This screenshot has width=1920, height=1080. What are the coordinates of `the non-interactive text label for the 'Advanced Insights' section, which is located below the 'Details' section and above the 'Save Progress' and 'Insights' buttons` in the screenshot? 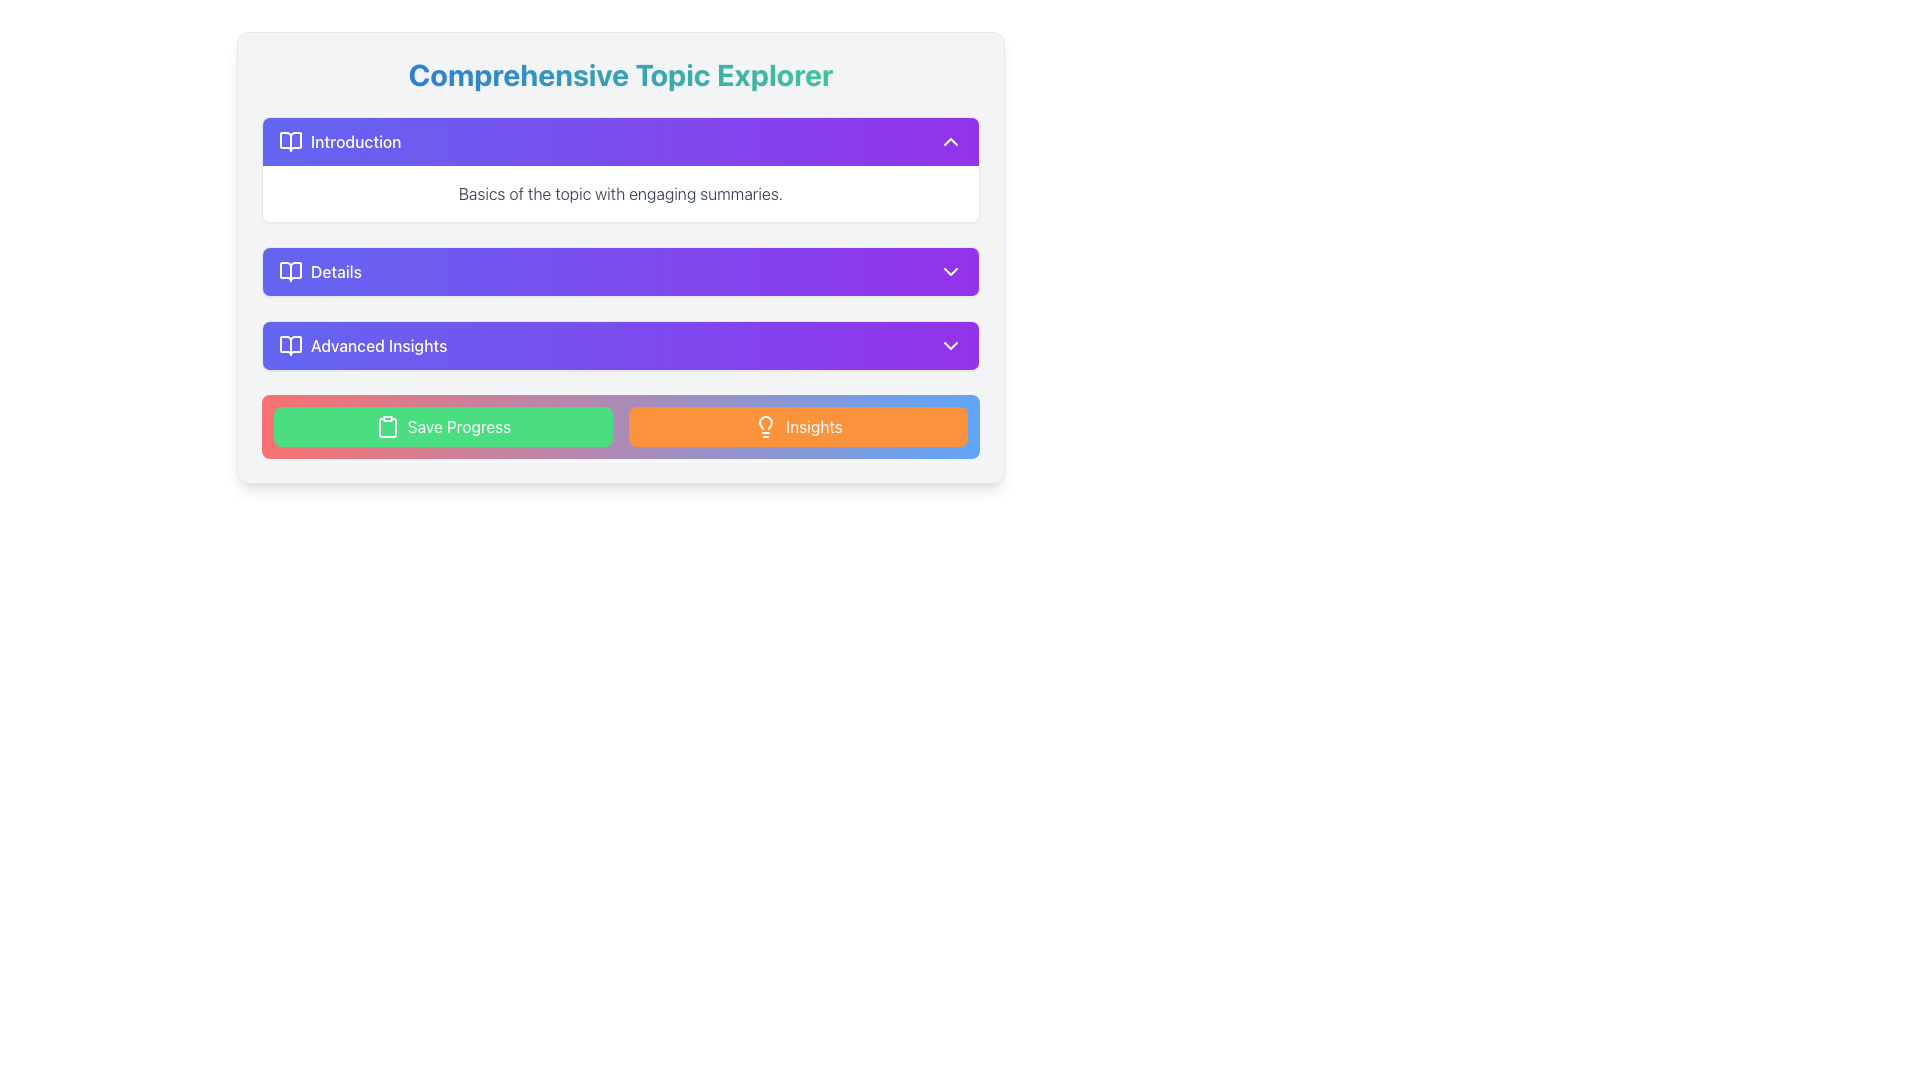 It's located at (363, 345).